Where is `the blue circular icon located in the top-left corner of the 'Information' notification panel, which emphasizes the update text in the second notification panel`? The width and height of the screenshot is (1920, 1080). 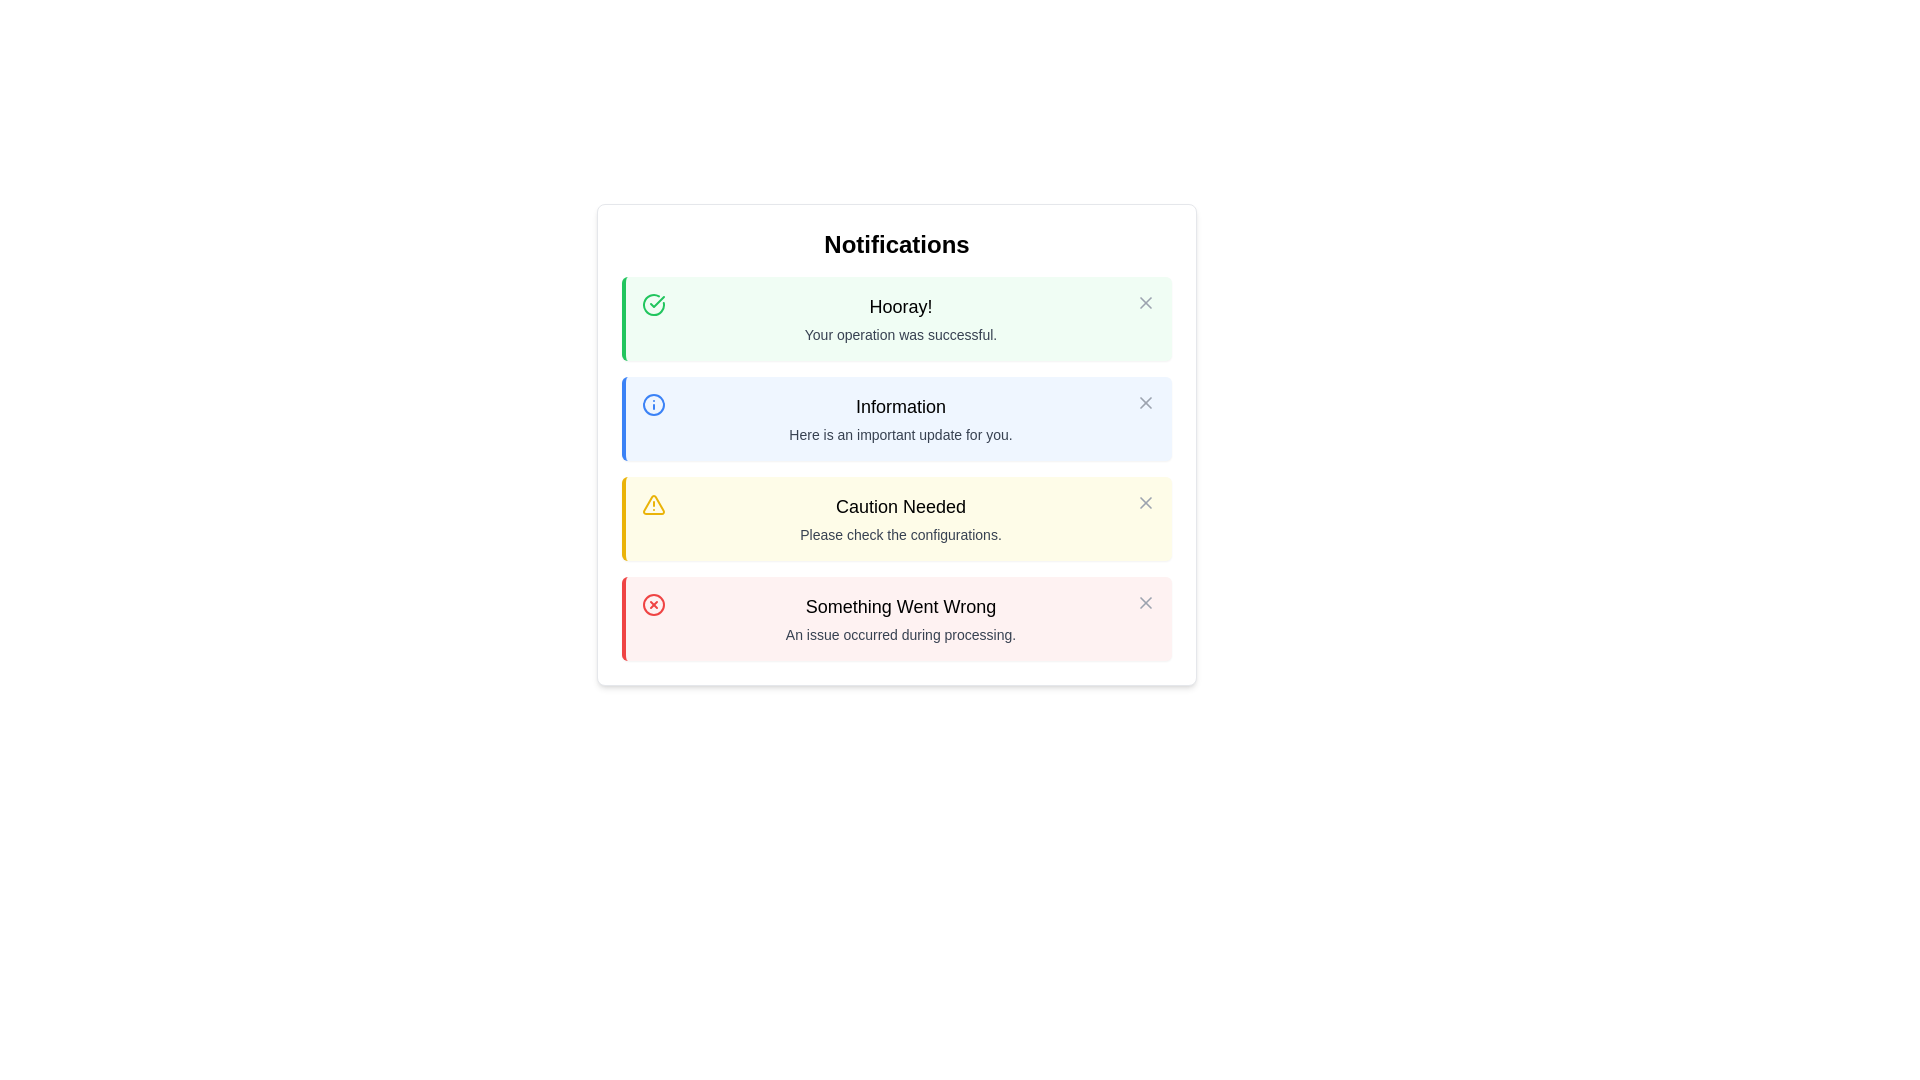
the blue circular icon located in the top-left corner of the 'Information' notification panel, which emphasizes the update text in the second notification panel is located at coordinates (653, 405).